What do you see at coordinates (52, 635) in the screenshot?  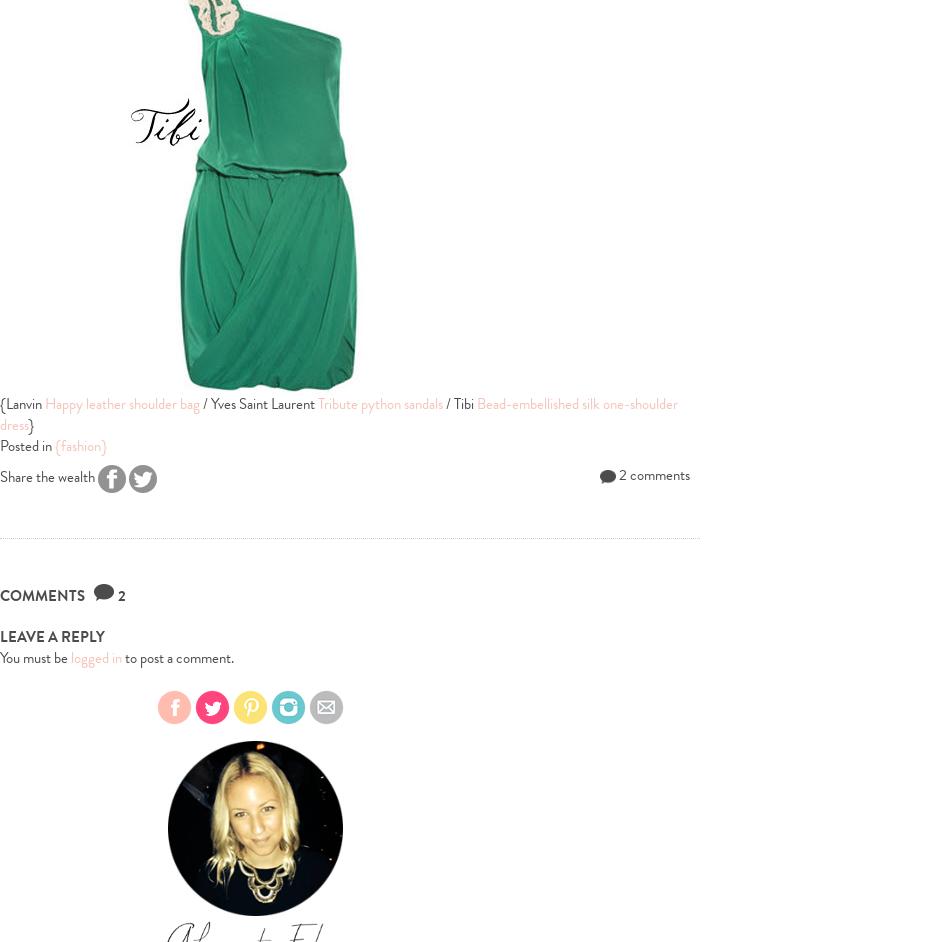 I see `'LEAVE A REPLY'` at bounding box center [52, 635].